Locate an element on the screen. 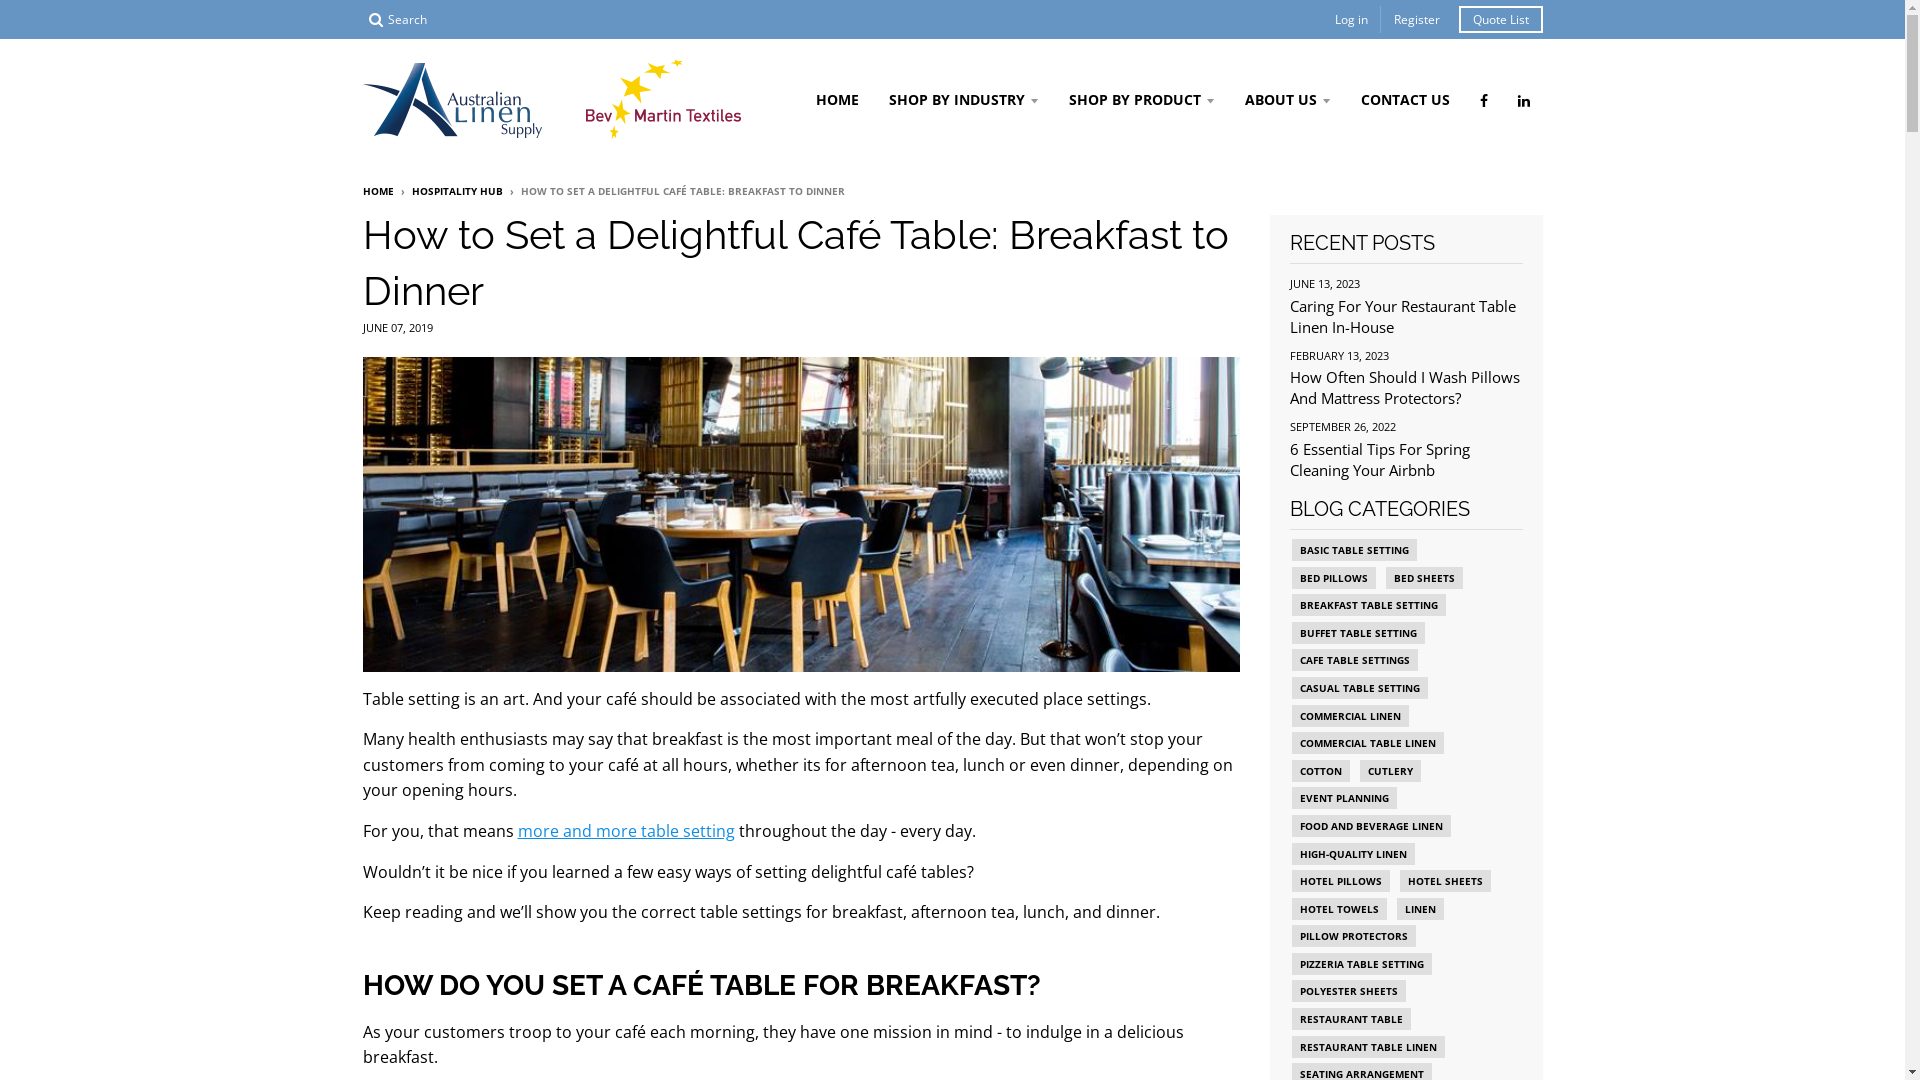 The image size is (1920, 1080). 'BREAKFAST TABLE SETTING' is located at coordinates (1297, 604).